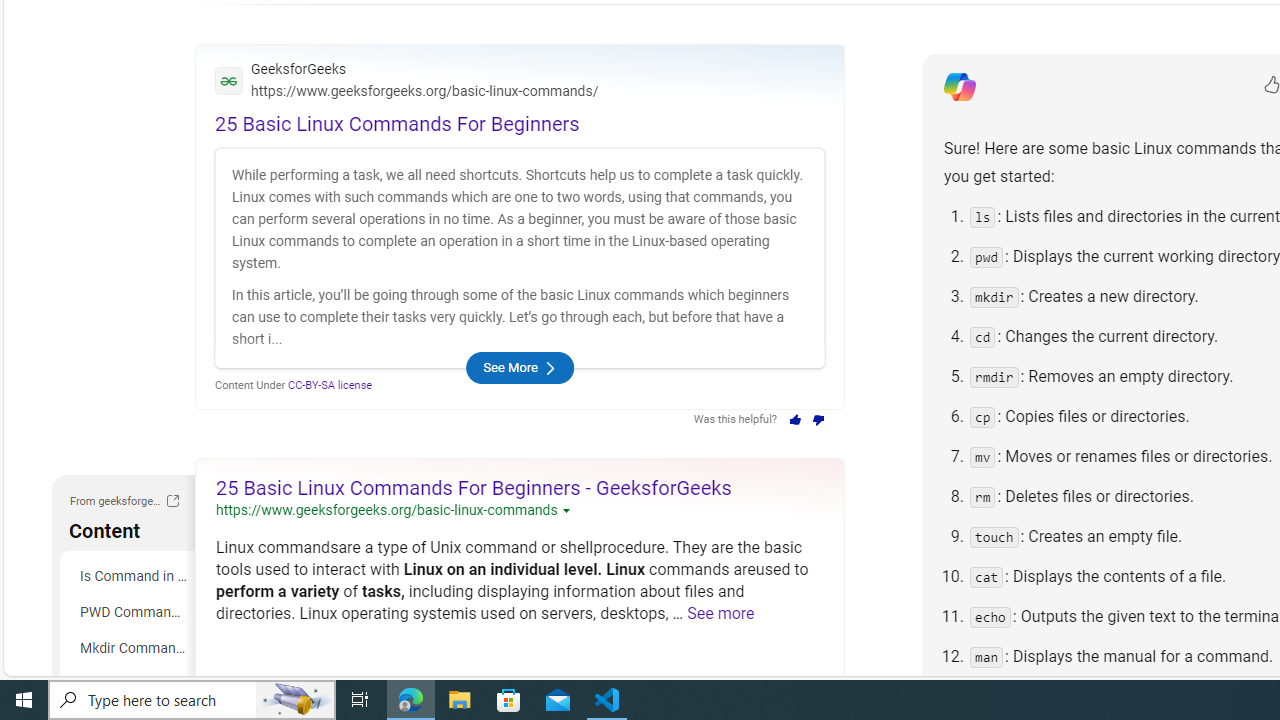 Image resolution: width=1280 pixels, height=720 pixels. What do you see at coordinates (130, 611) in the screenshot?
I see `'PWD Command in Linux'` at bounding box center [130, 611].